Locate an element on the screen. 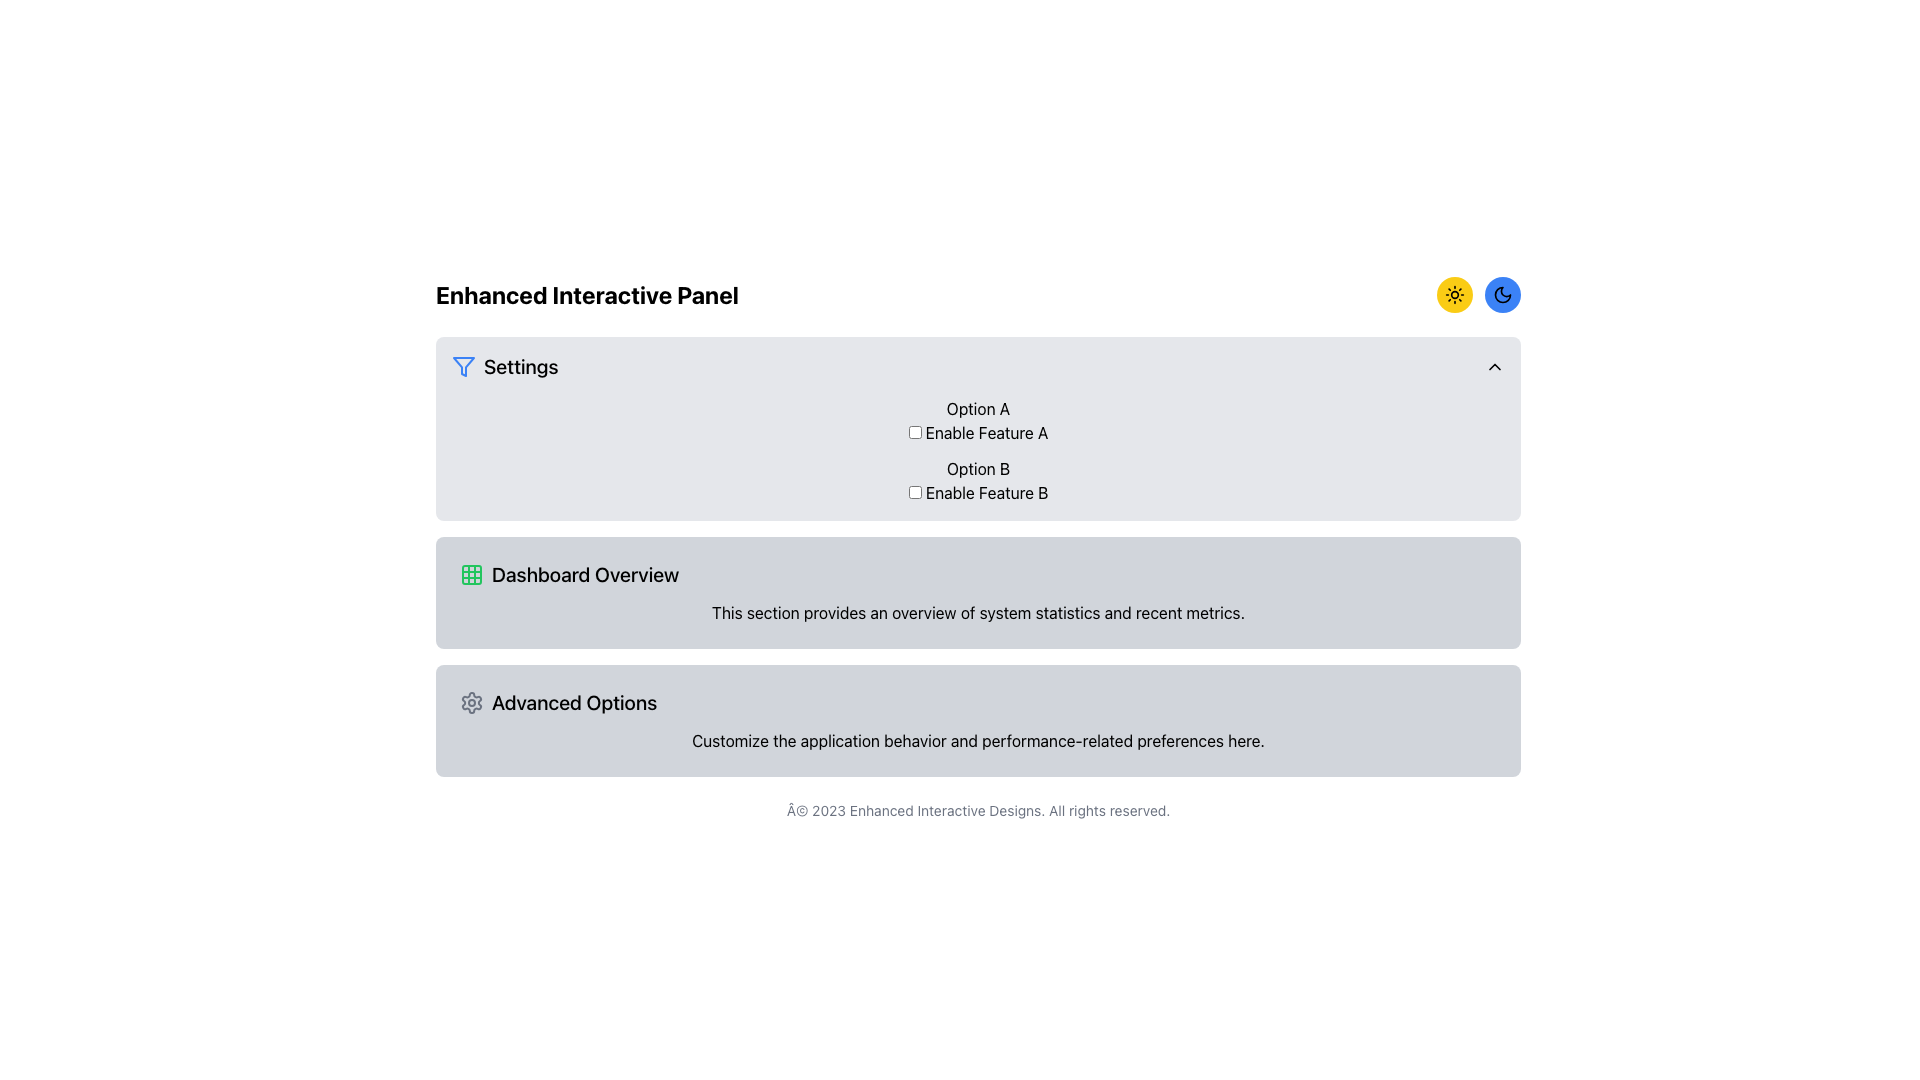  the 'Advanced Options' text label, which serves as an indicator for the corresponding section of the interface is located at coordinates (573, 701).